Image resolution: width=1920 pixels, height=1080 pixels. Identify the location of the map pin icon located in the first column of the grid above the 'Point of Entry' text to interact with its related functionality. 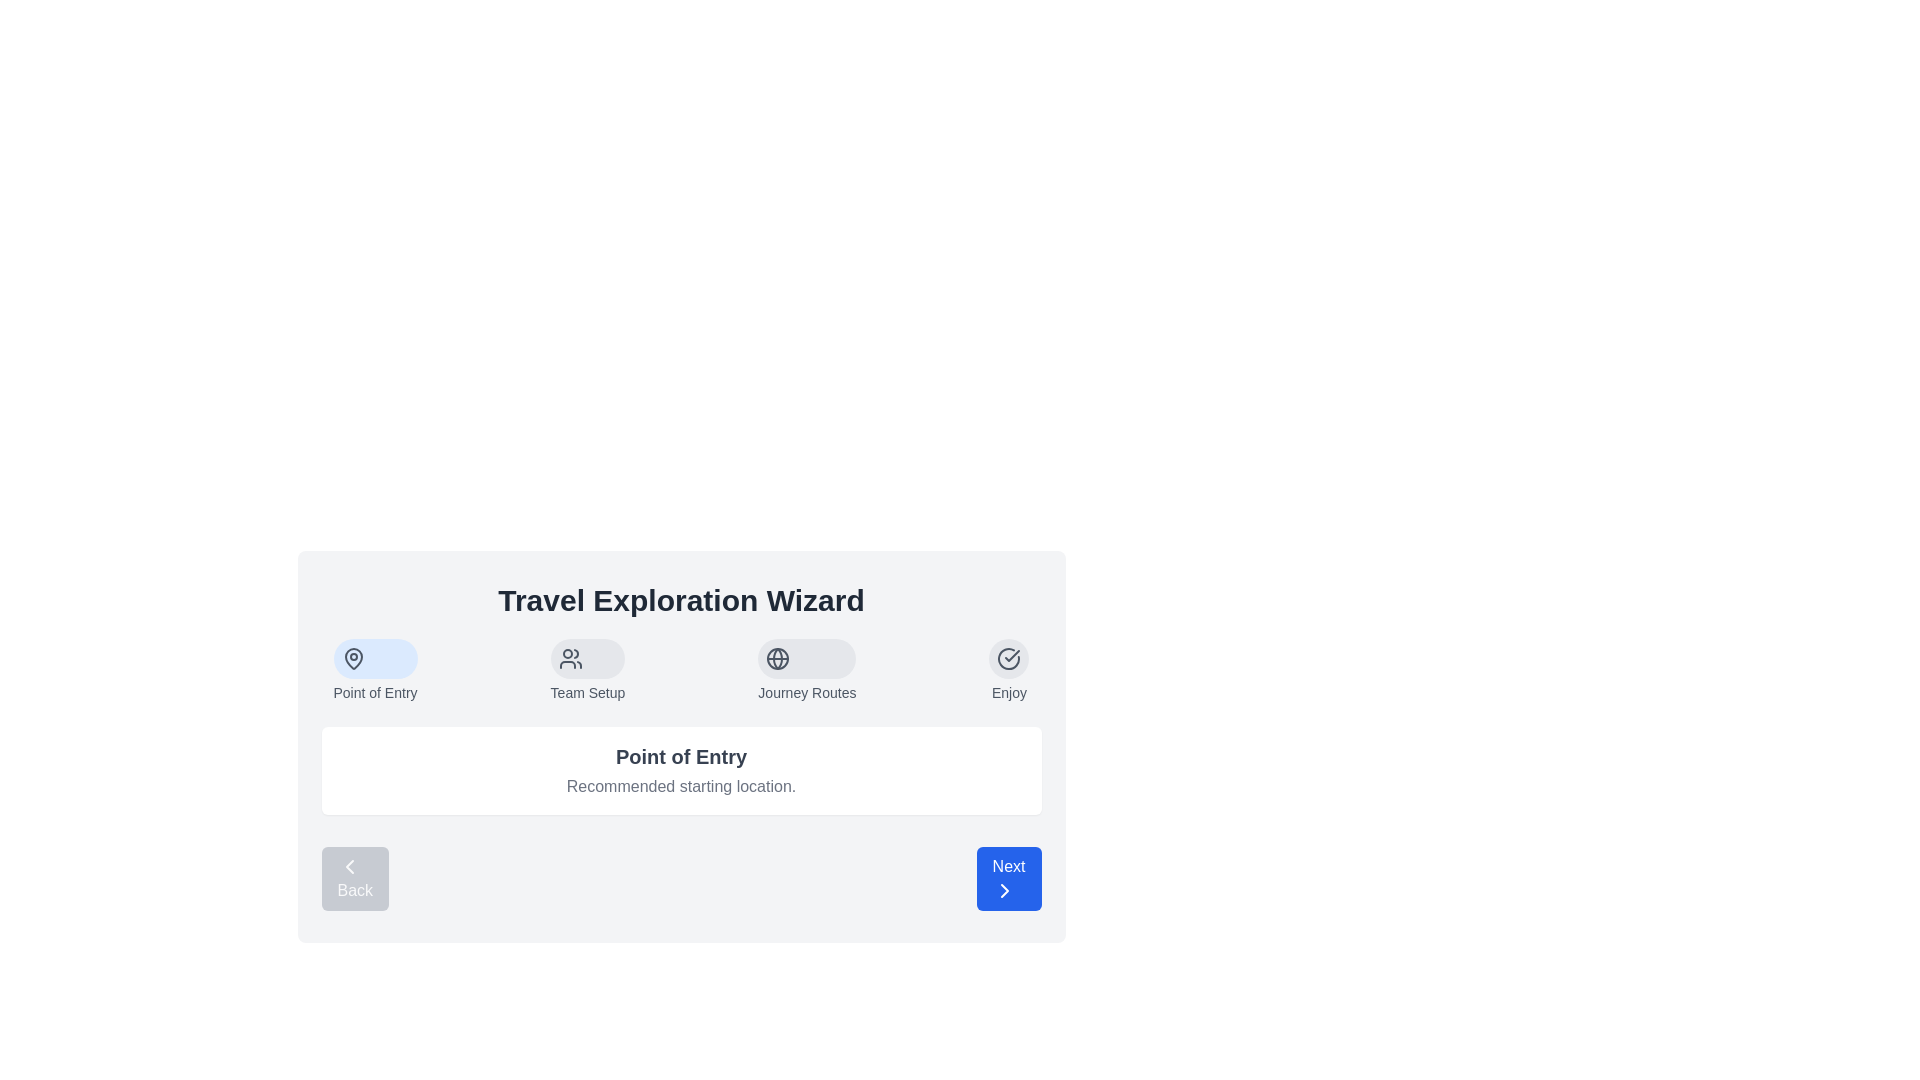
(353, 659).